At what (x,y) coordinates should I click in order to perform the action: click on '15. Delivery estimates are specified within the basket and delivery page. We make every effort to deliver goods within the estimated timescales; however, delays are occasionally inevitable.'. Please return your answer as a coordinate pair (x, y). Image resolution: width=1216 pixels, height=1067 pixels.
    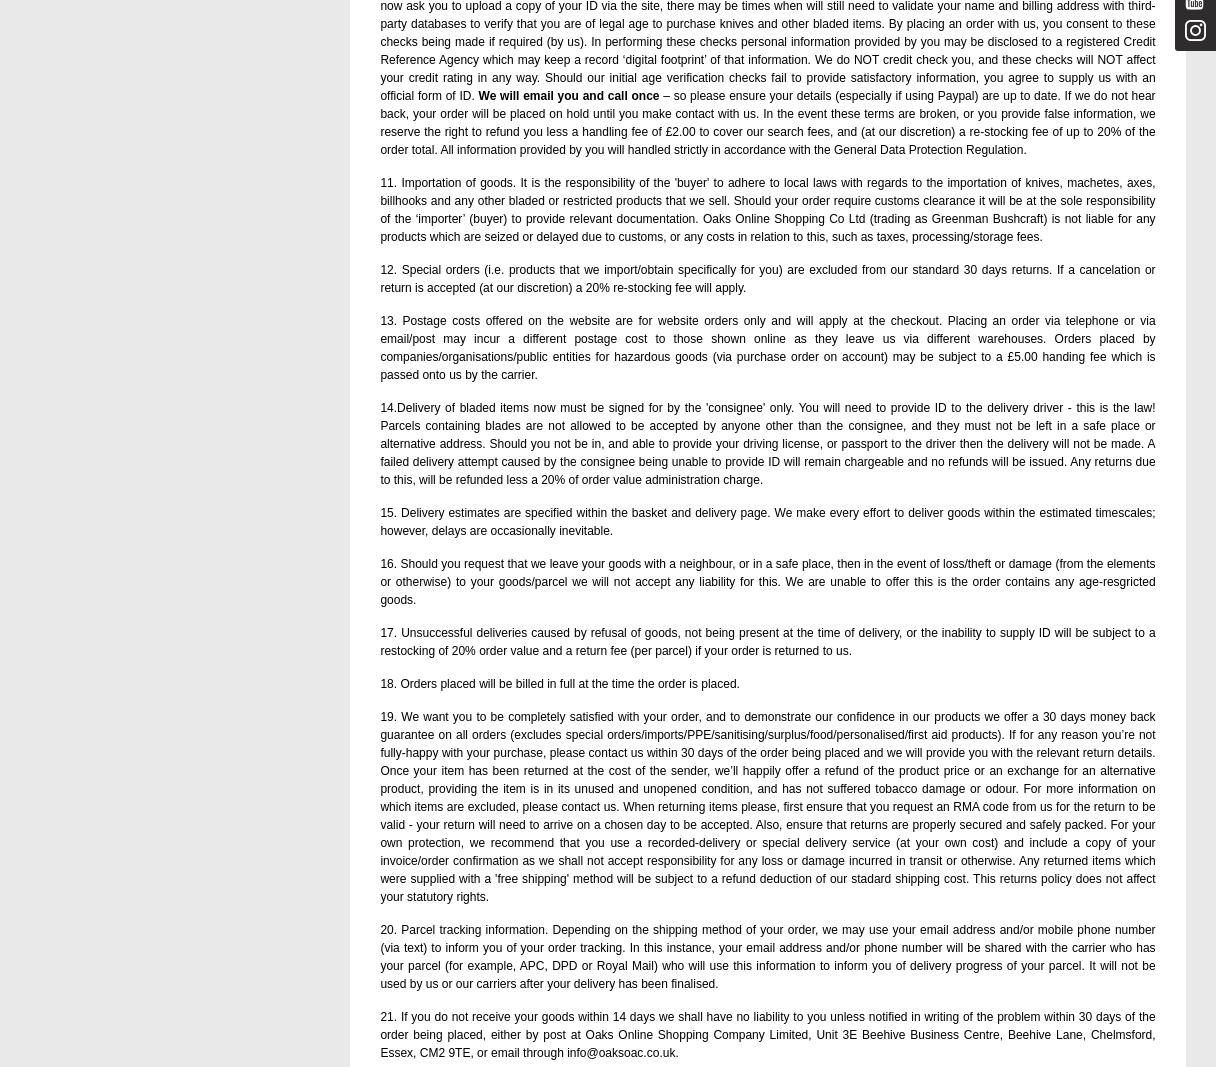
    Looking at the image, I should click on (380, 520).